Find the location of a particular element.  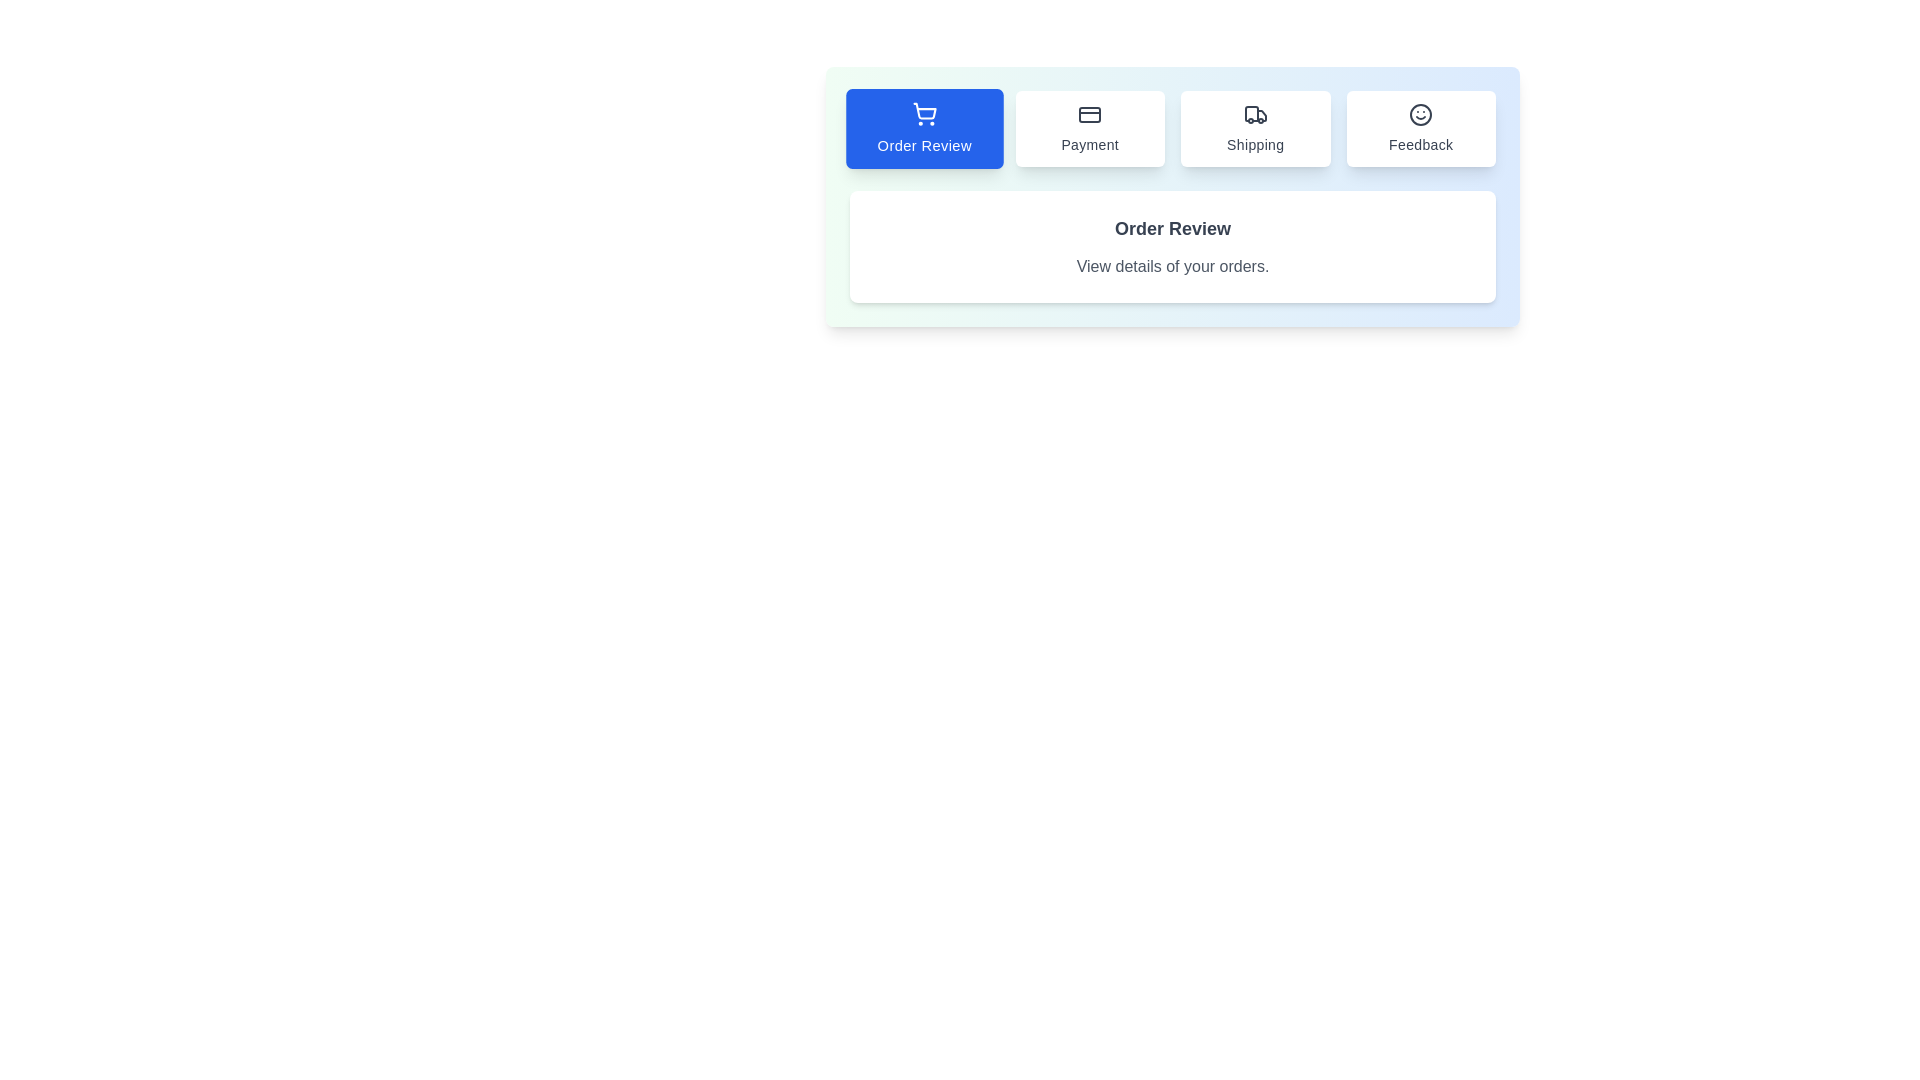

the descriptive text label for the 'Payment' button, which is centrally aligned below the button's icon is located at coordinates (1089, 144).